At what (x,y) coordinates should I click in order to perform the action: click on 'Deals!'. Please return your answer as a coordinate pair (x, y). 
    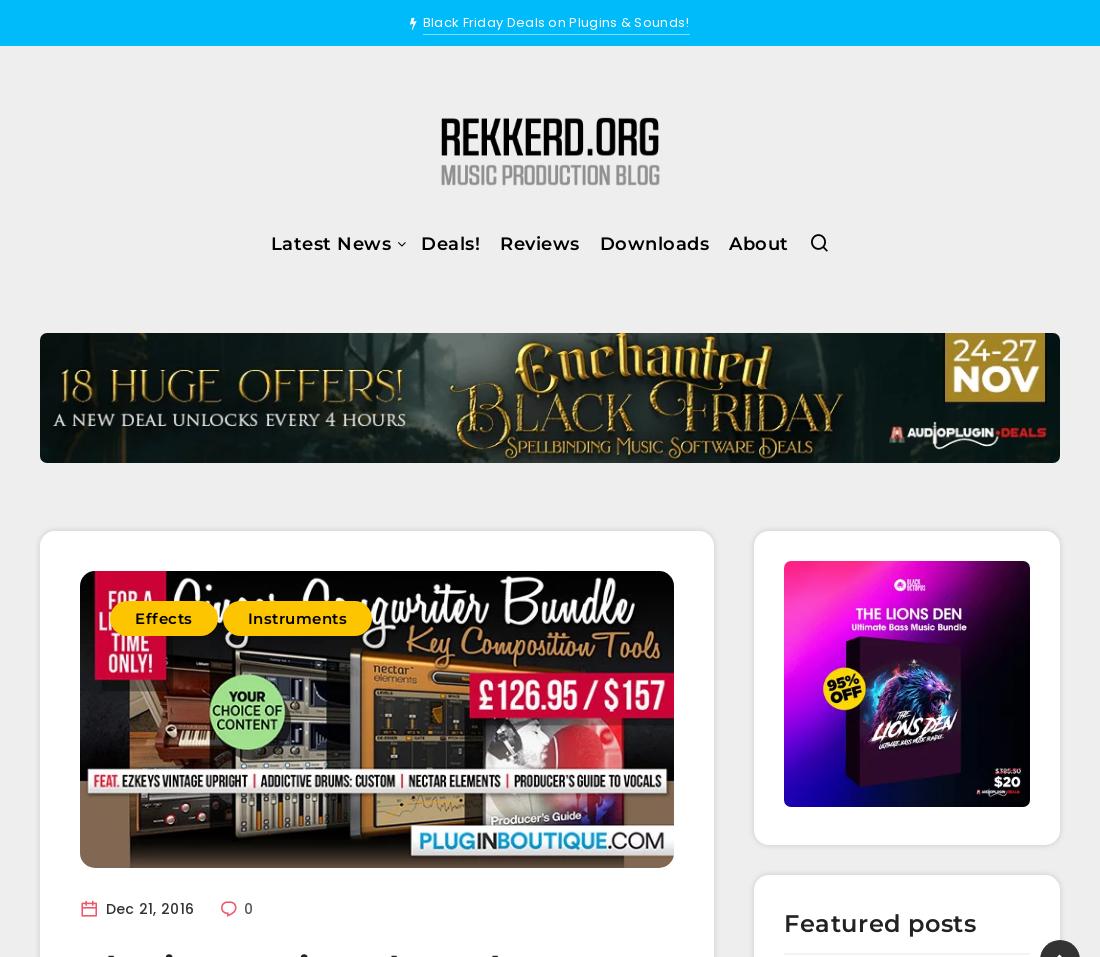
    Looking at the image, I should click on (449, 241).